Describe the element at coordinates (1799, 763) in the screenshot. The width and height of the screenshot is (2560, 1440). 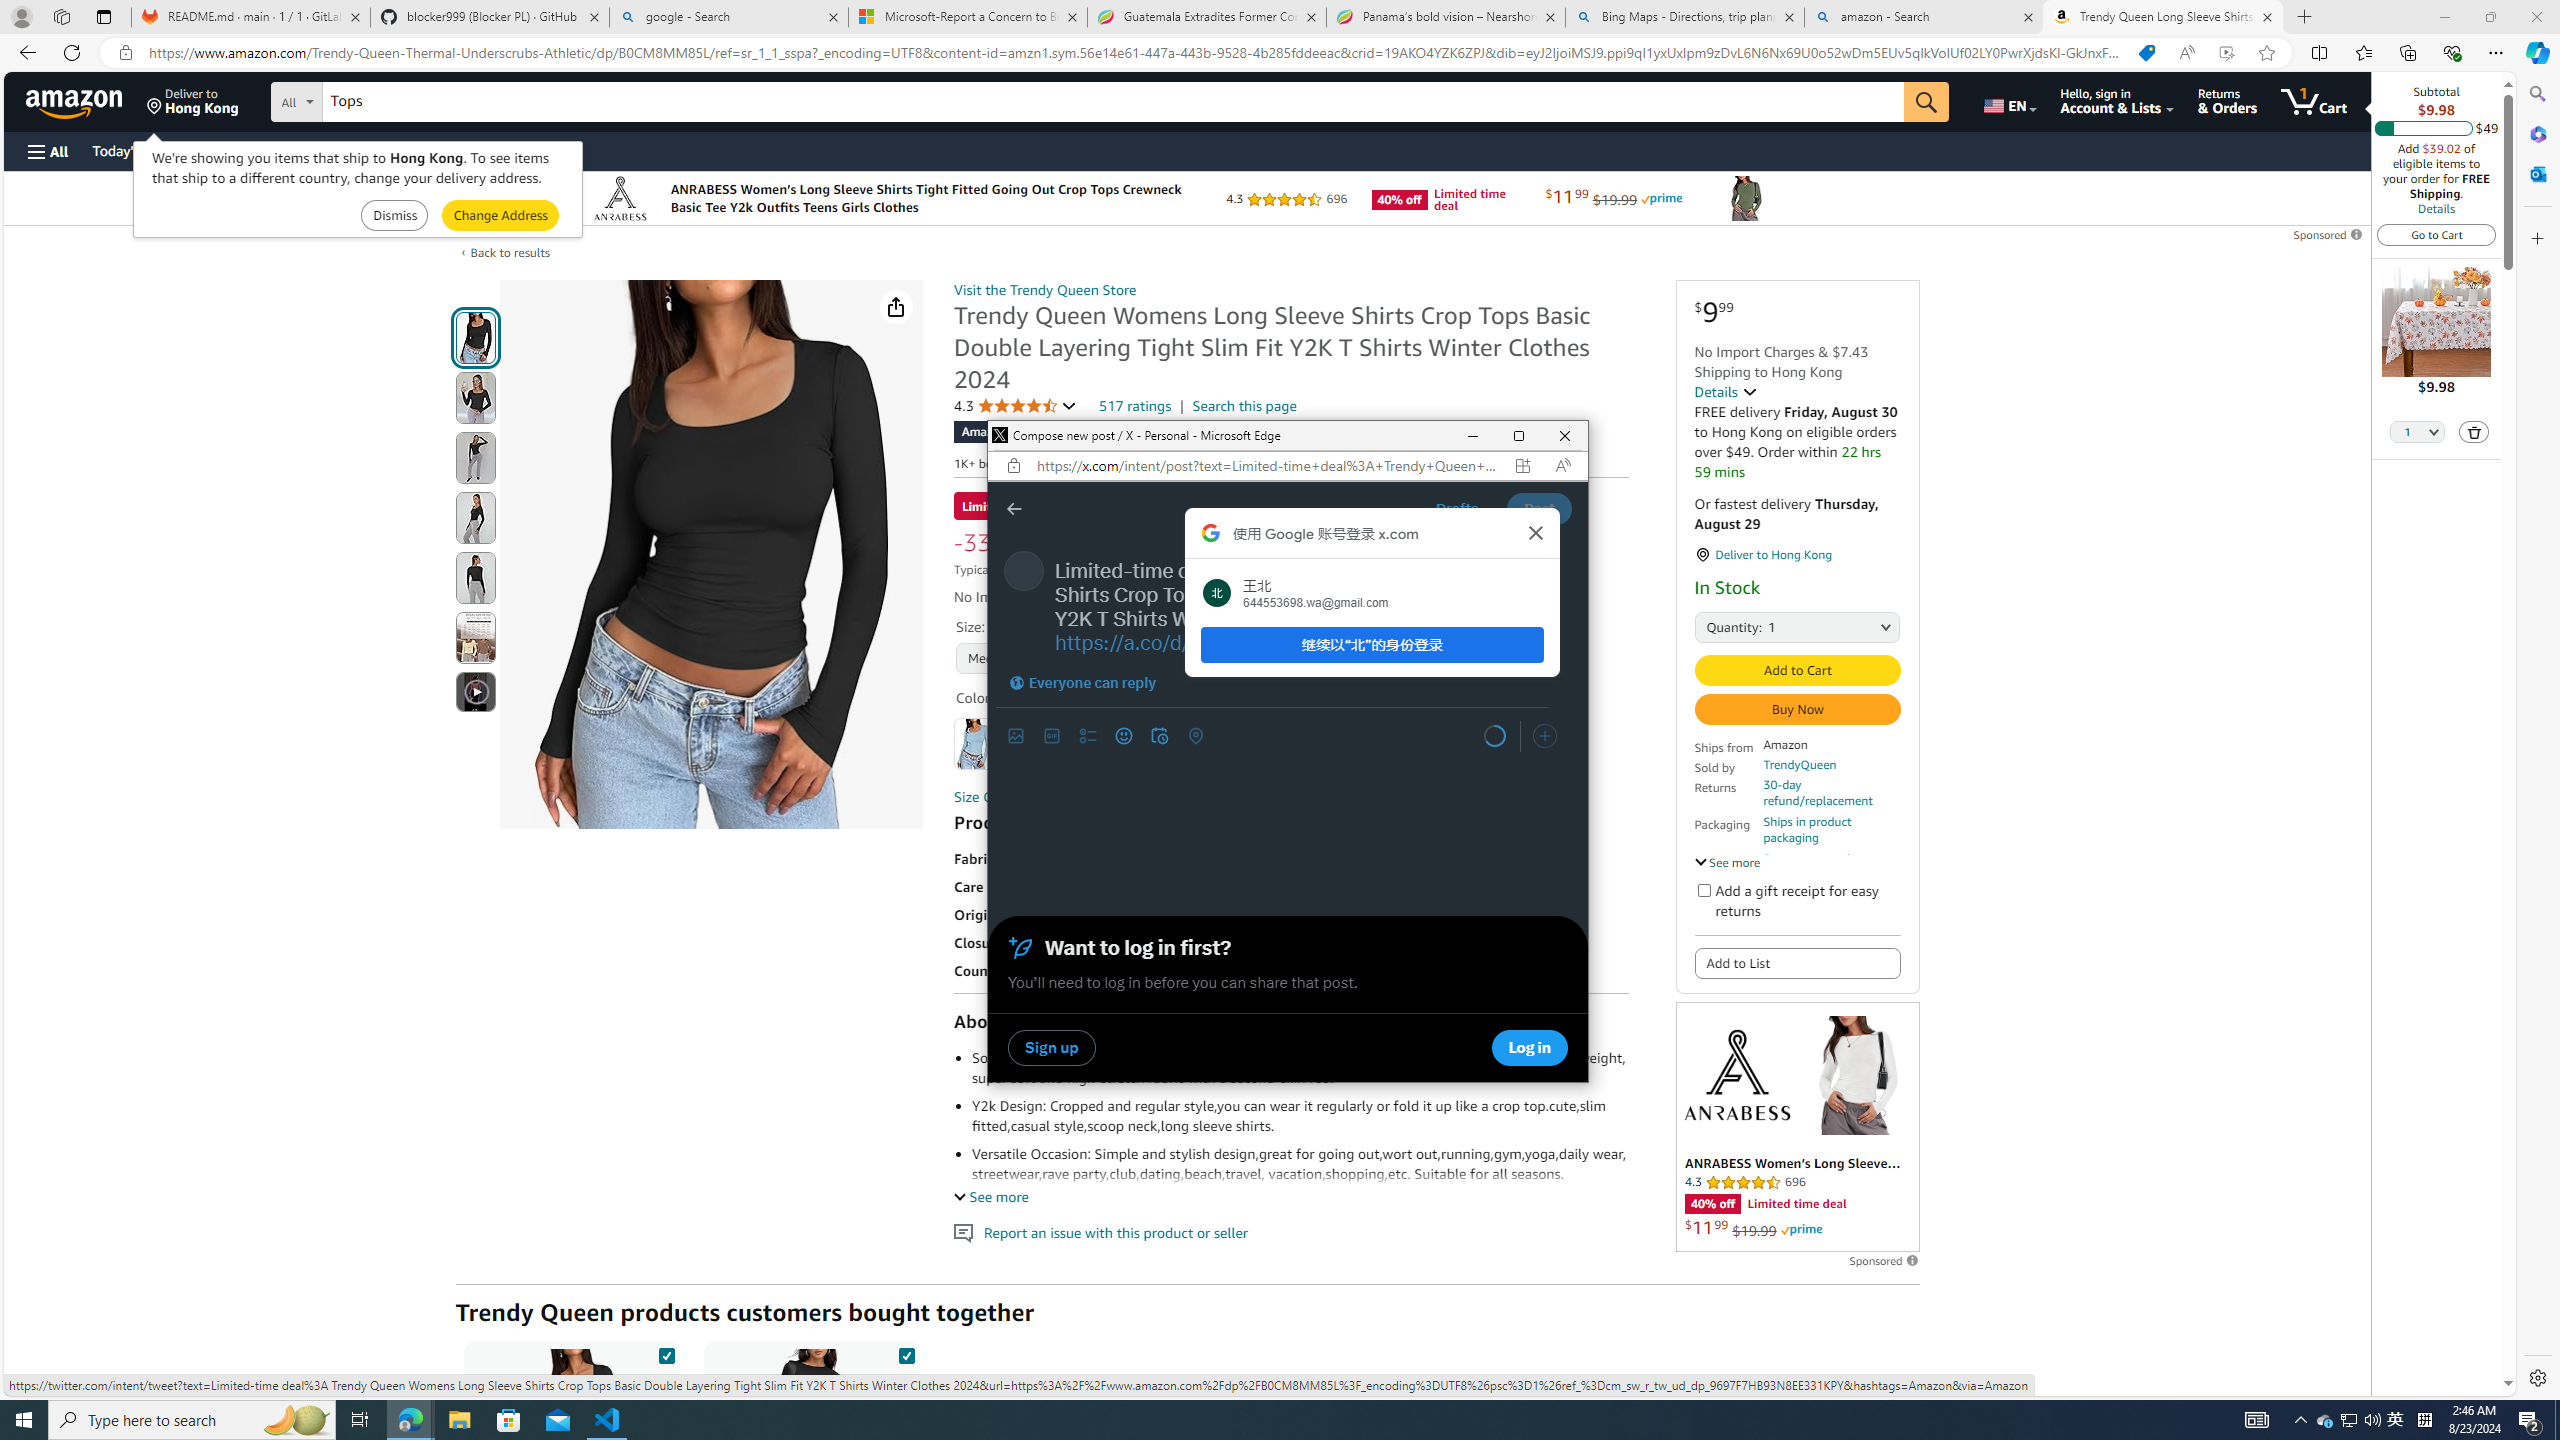
I see `'TrendyQueen'` at that location.